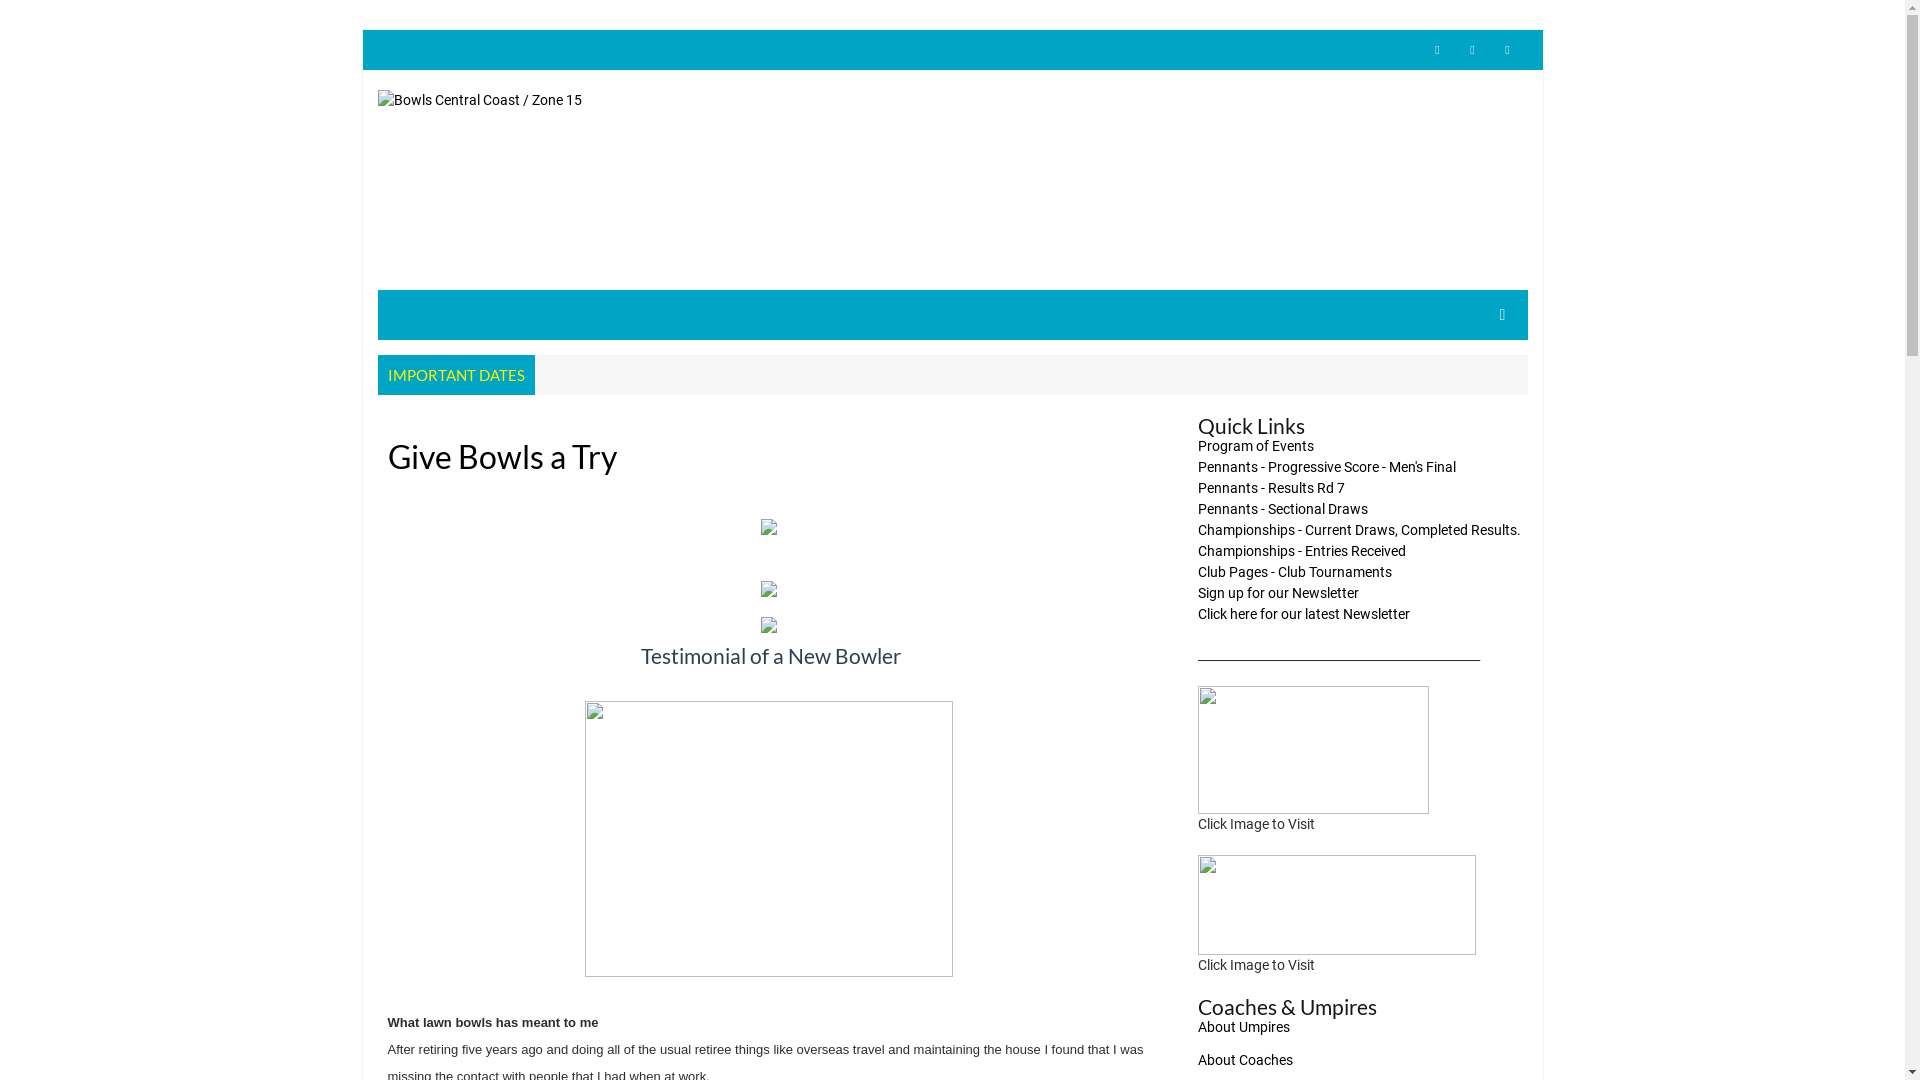 The height and width of the screenshot is (1080, 1920). Describe the element at coordinates (1304, 612) in the screenshot. I see `'Click here for our latest Newsletter'` at that location.